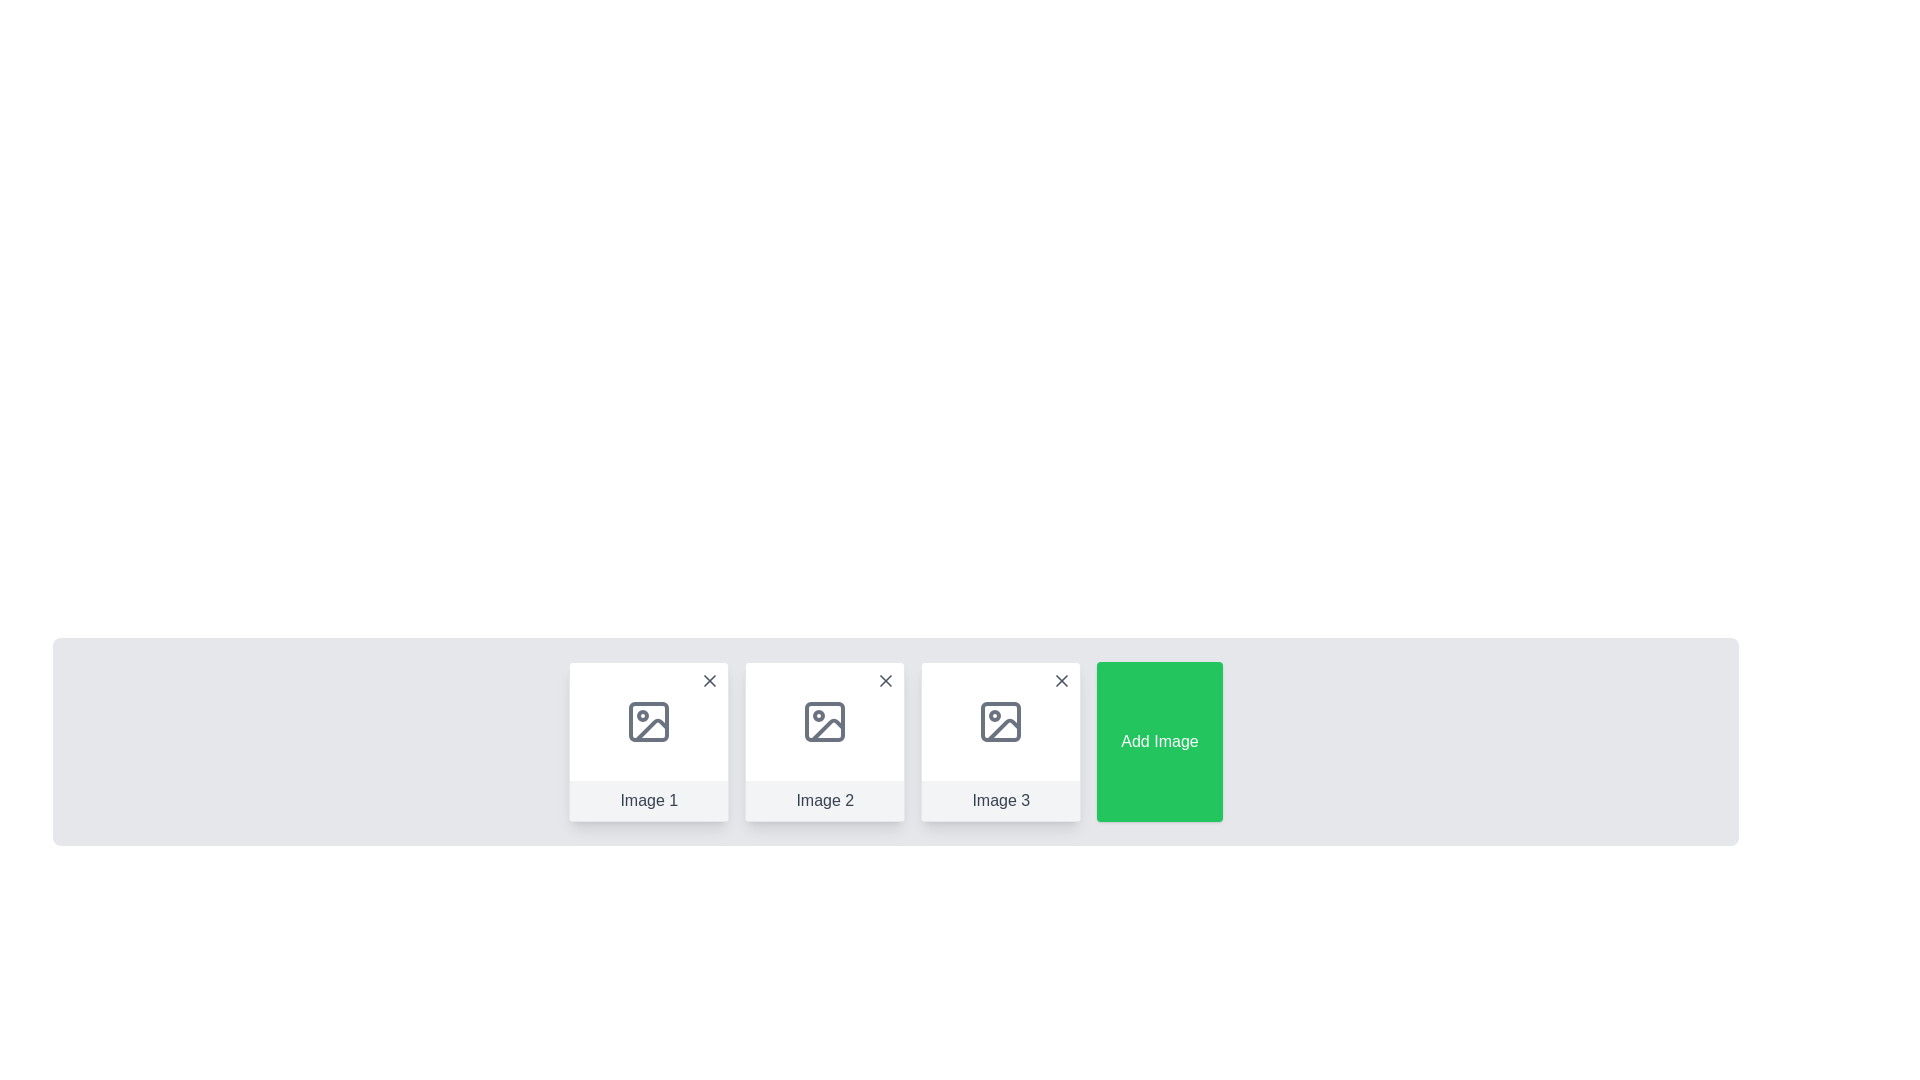 Image resolution: width=1920 pixels, height=1080 pixels. I want to click on the rectangular green button with white text that says 'Add Image', so click(1160, 741).